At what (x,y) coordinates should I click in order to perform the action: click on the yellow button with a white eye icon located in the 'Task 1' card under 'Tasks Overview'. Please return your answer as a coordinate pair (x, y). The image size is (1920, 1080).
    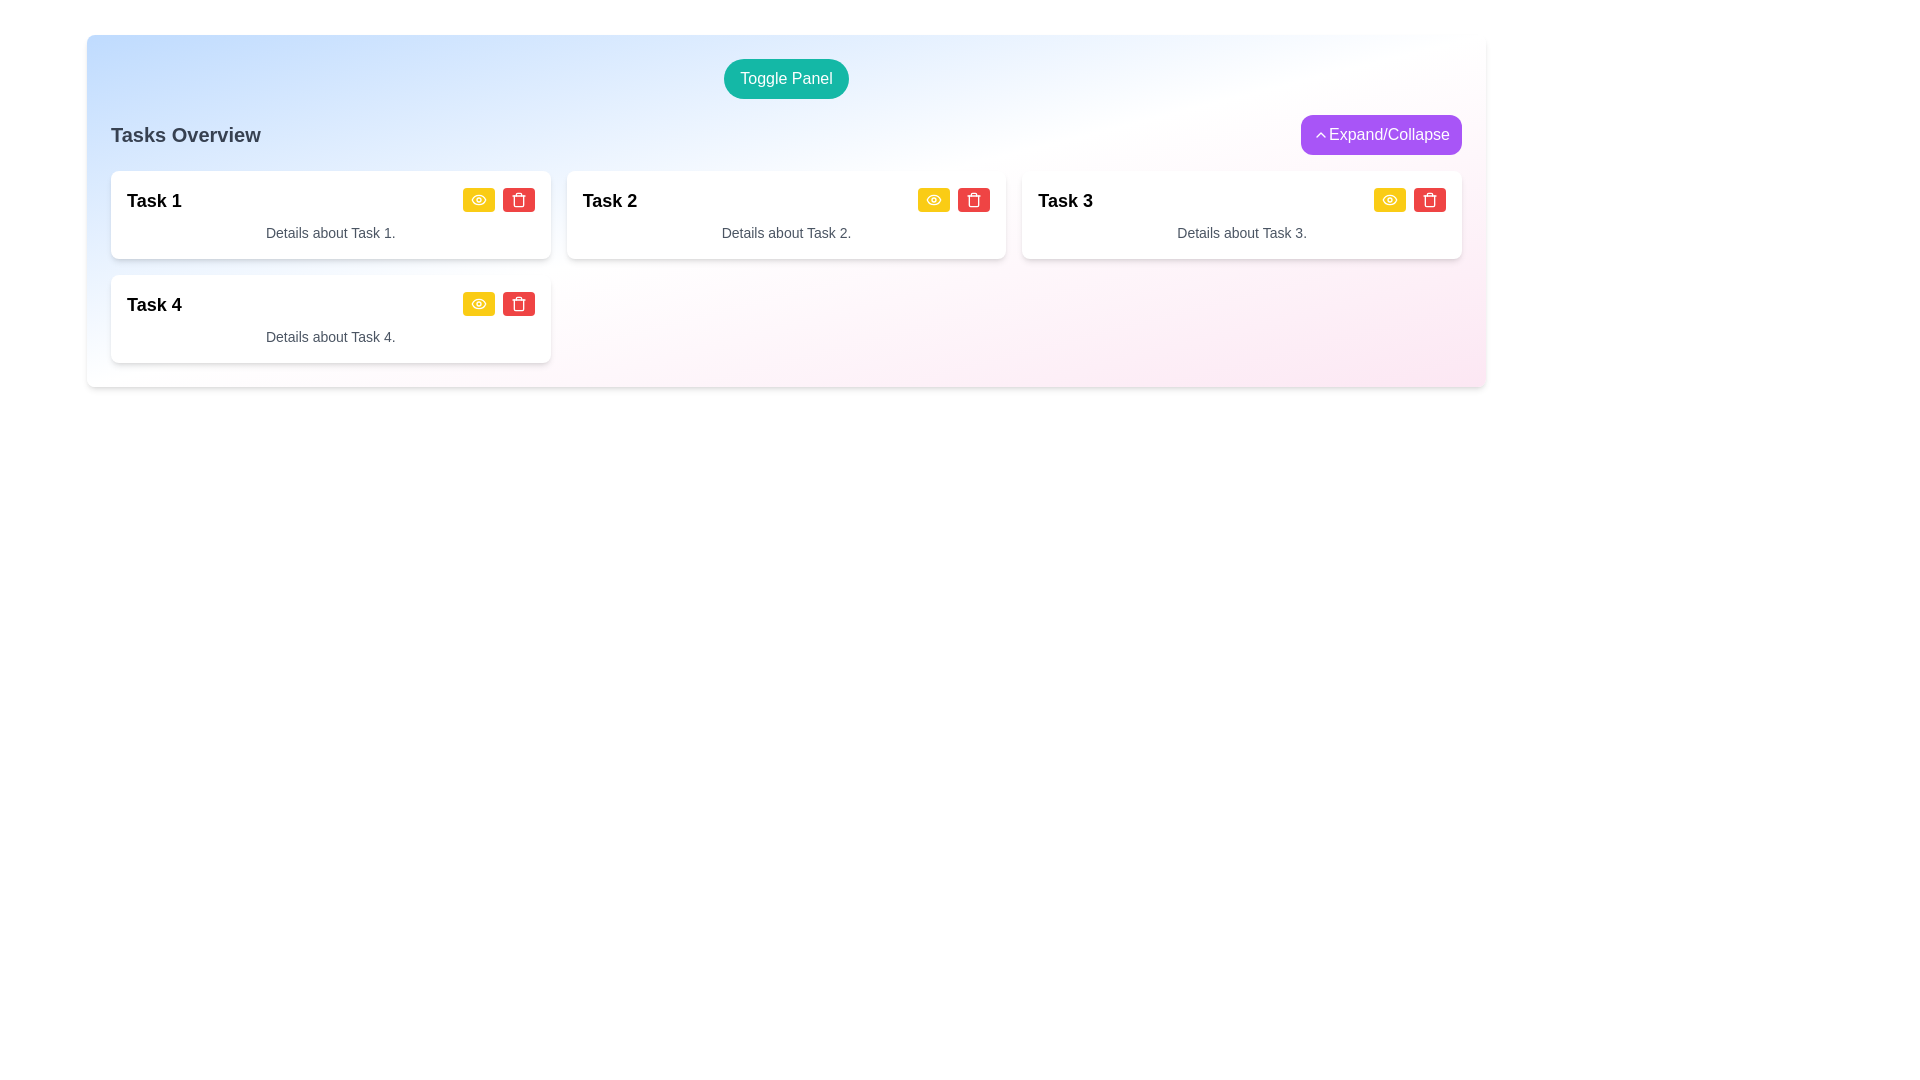
    Looking at the image, I should click on (477, 199).